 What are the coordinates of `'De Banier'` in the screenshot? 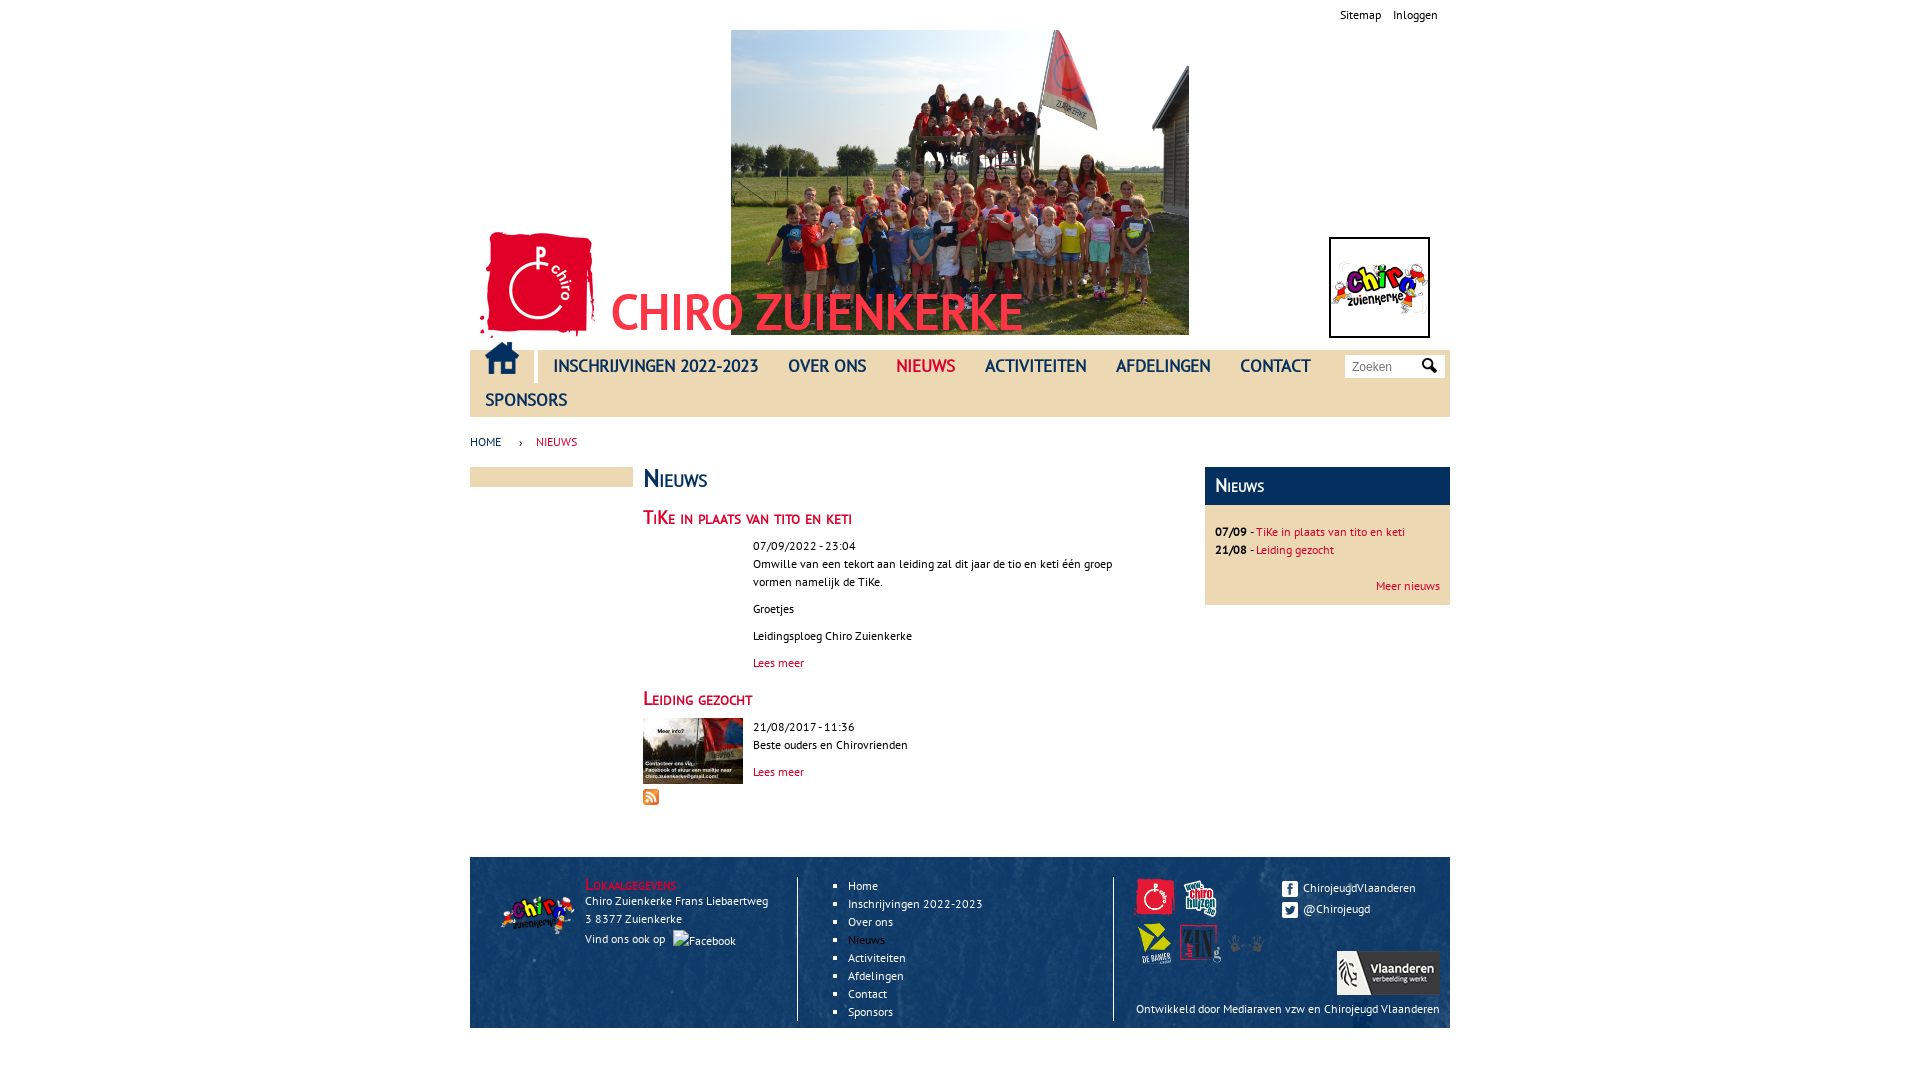 It's located at (1156, 958).